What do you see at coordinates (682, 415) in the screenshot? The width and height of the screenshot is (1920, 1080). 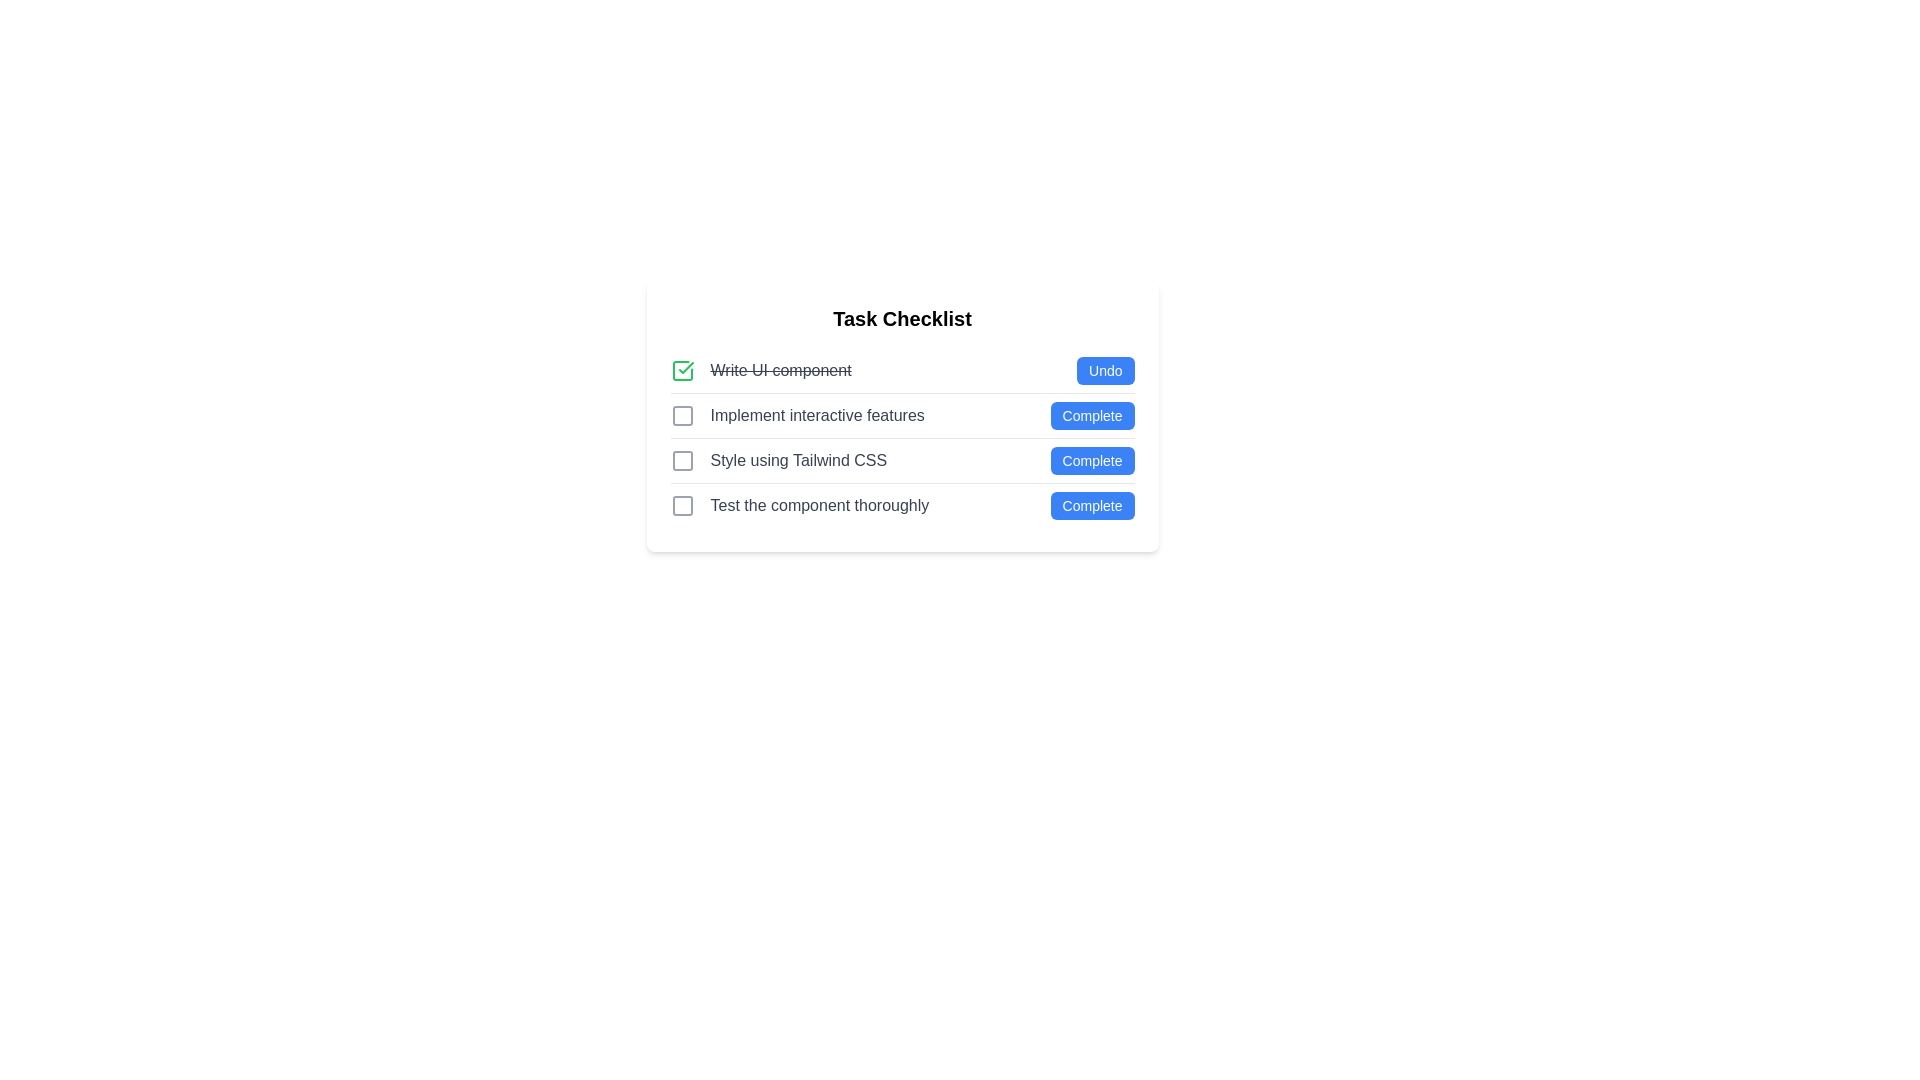 I see `minimalistic, rounded rectangle SVG graphic positioned within a larger SVG graphic that aligns with a checklist text item` at bounding box center [682, 415].